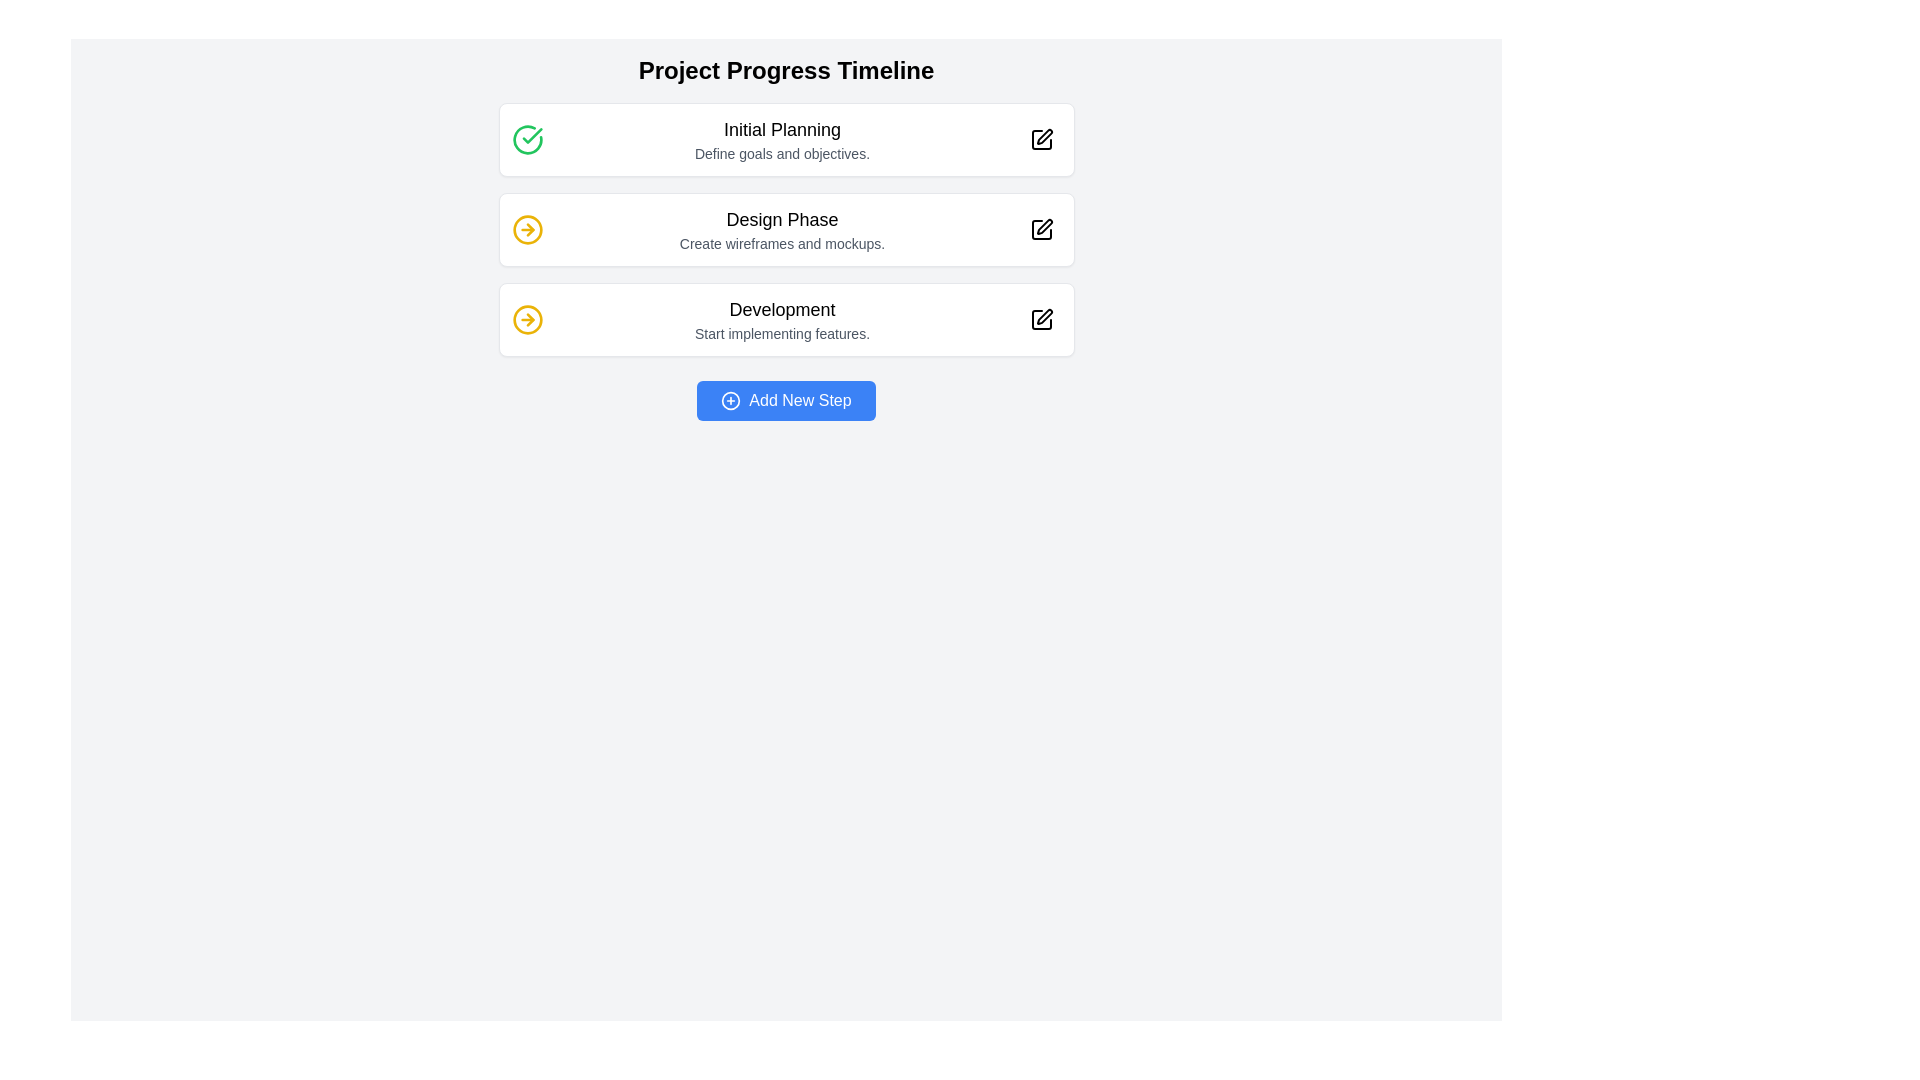 Image resolution: width=1920 pixels, height=1080 pixels. What do you see at coordinates (1040, 138) in the screenshot?
I see `the 'Edit' button in the 'Initial Planning' section` at bounding box center [1040, 138].